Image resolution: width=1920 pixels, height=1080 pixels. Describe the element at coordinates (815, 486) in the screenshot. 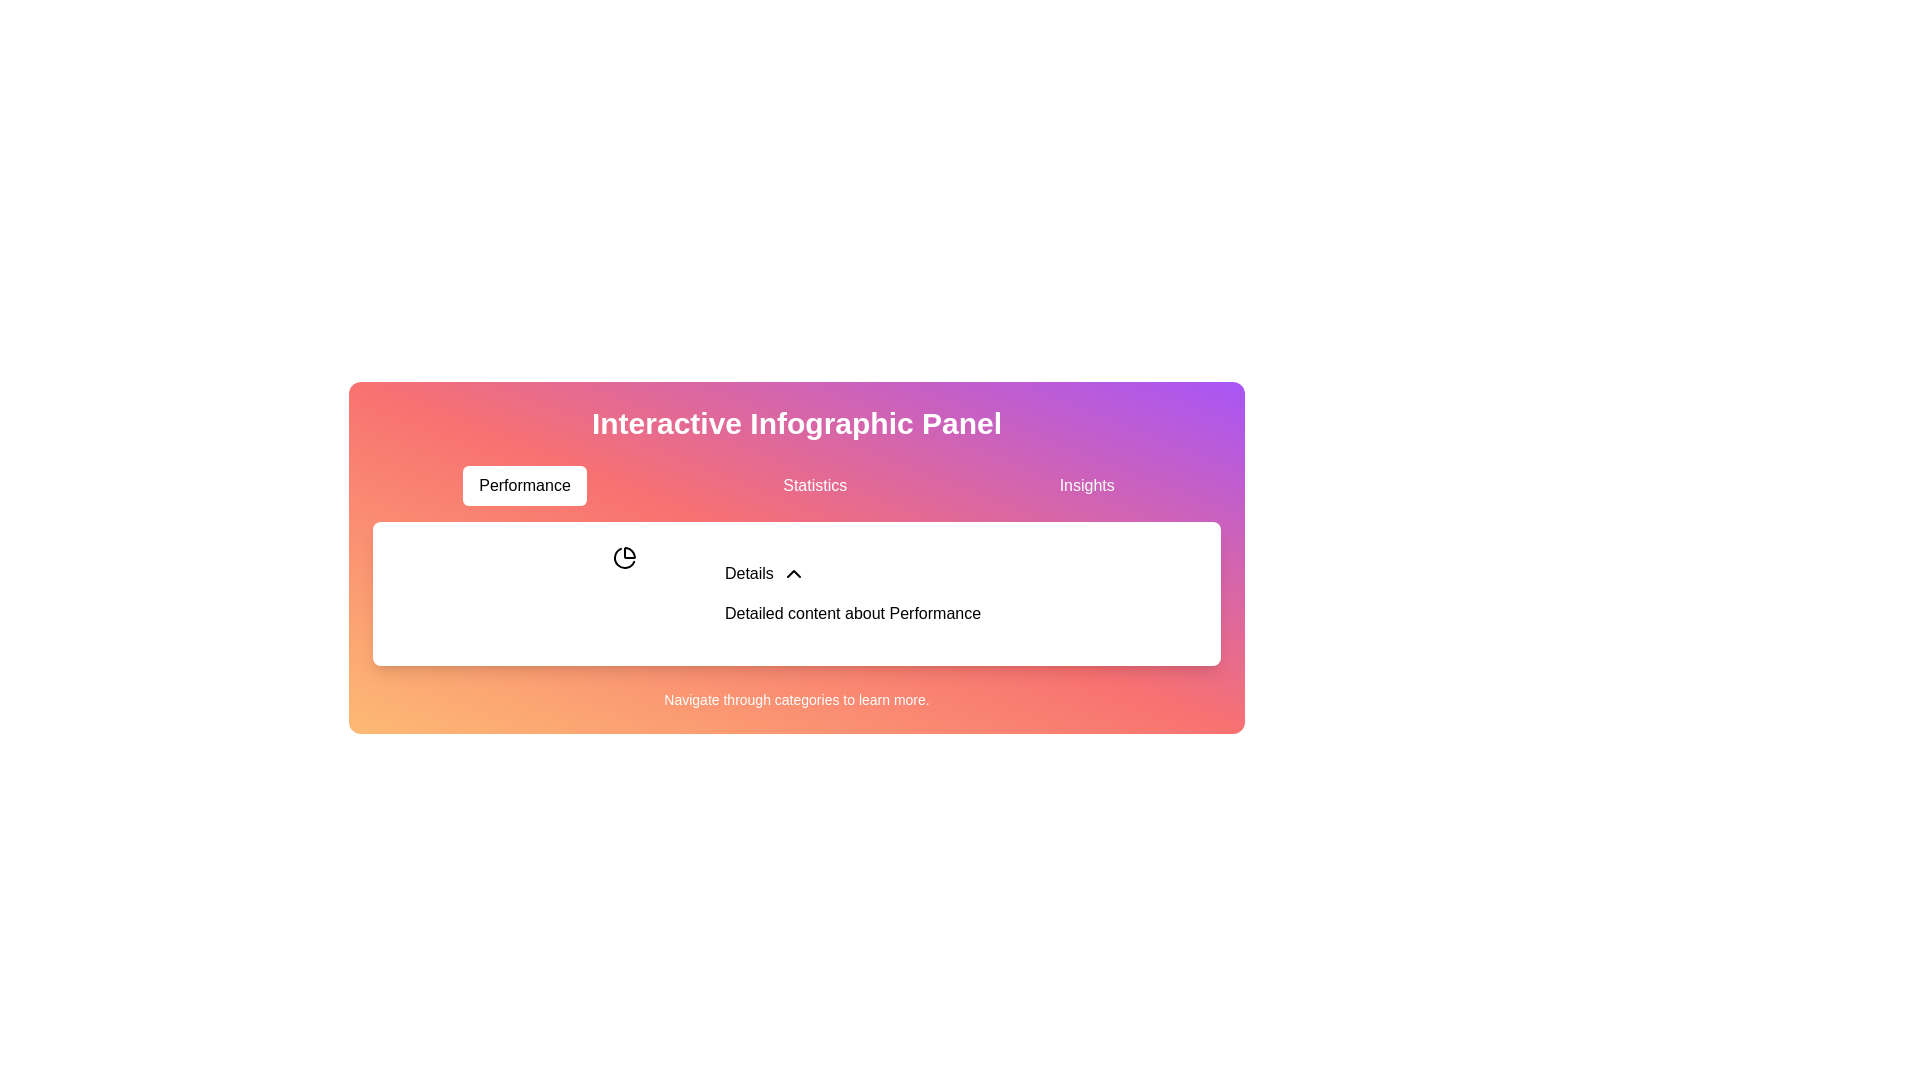

I see `the 'Statistics' button, which is styled with rounded corners and has a text label reading 'Statistics', to trigger its visual effects` at that location.